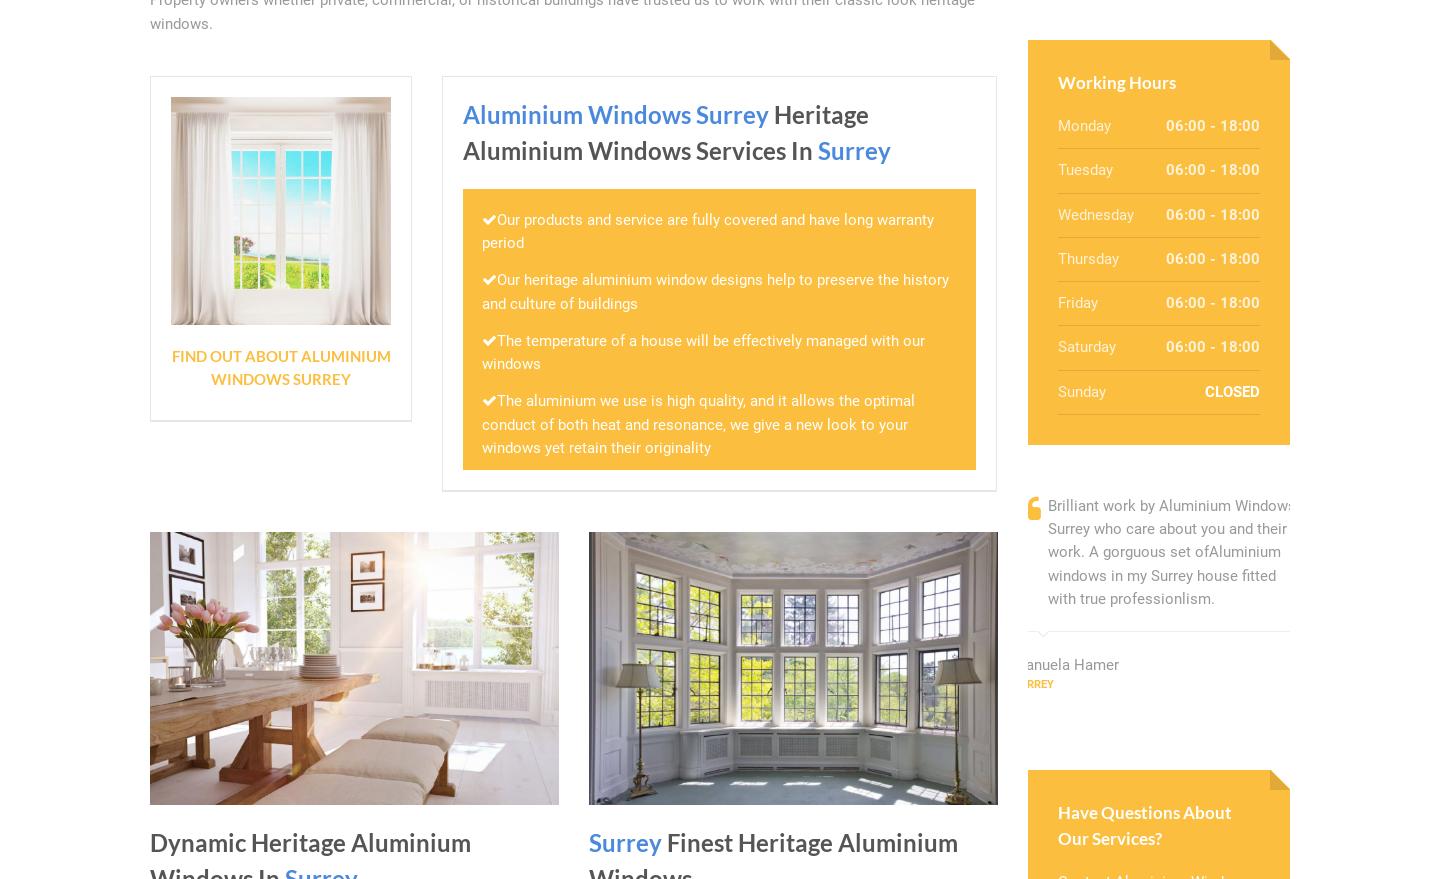 This screenshot has width=1440, height=879. Describe the element at coordinates (1171, 551) in the screenshot. I see `'Brilliant work by Aluminium Windows Surrey who care about you and their work. A gorguous set ofAluminium windows in my Surrey house fitted with true professionlism.'` at that location.